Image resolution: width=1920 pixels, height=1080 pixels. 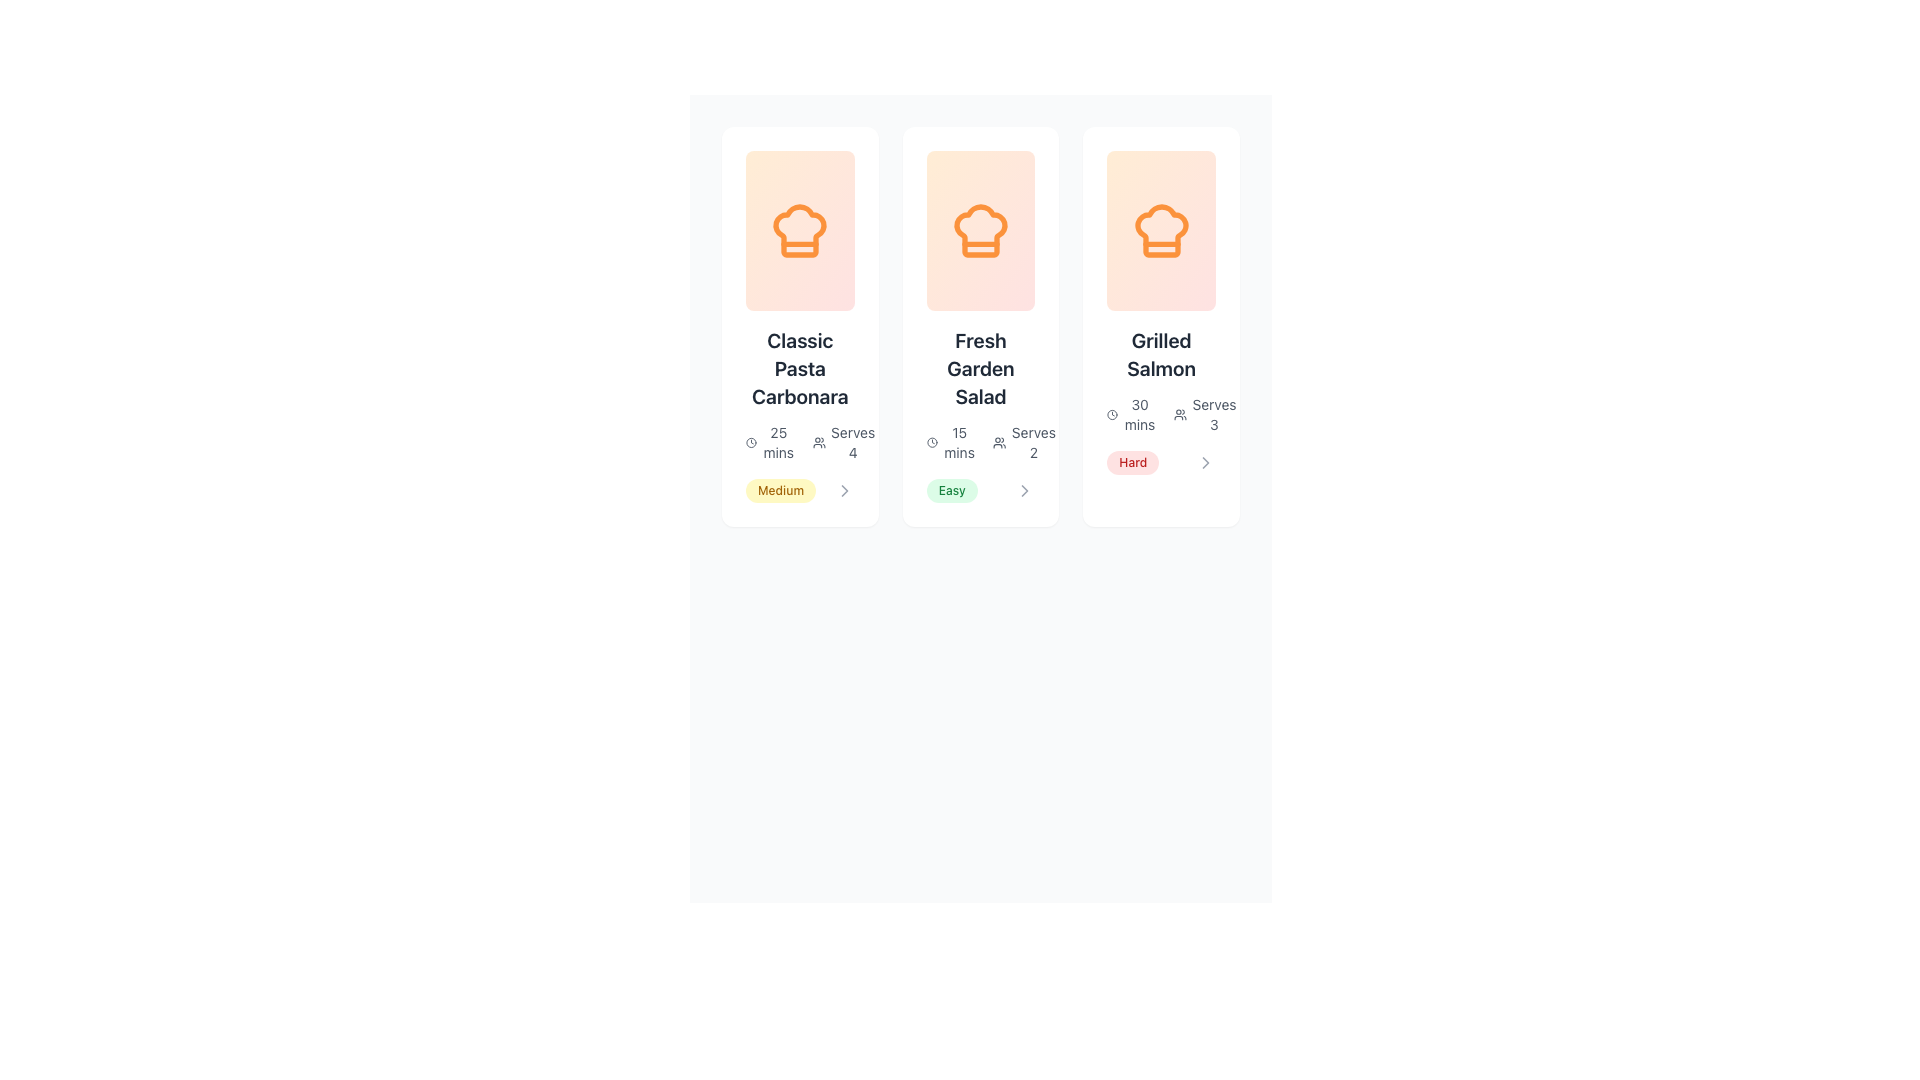 I want to click on the text label displaying '15 mins', which is positioned beneath a clock symbol and above the 'Easy' tag in the second card of three cards, so click(x=958, y=442).